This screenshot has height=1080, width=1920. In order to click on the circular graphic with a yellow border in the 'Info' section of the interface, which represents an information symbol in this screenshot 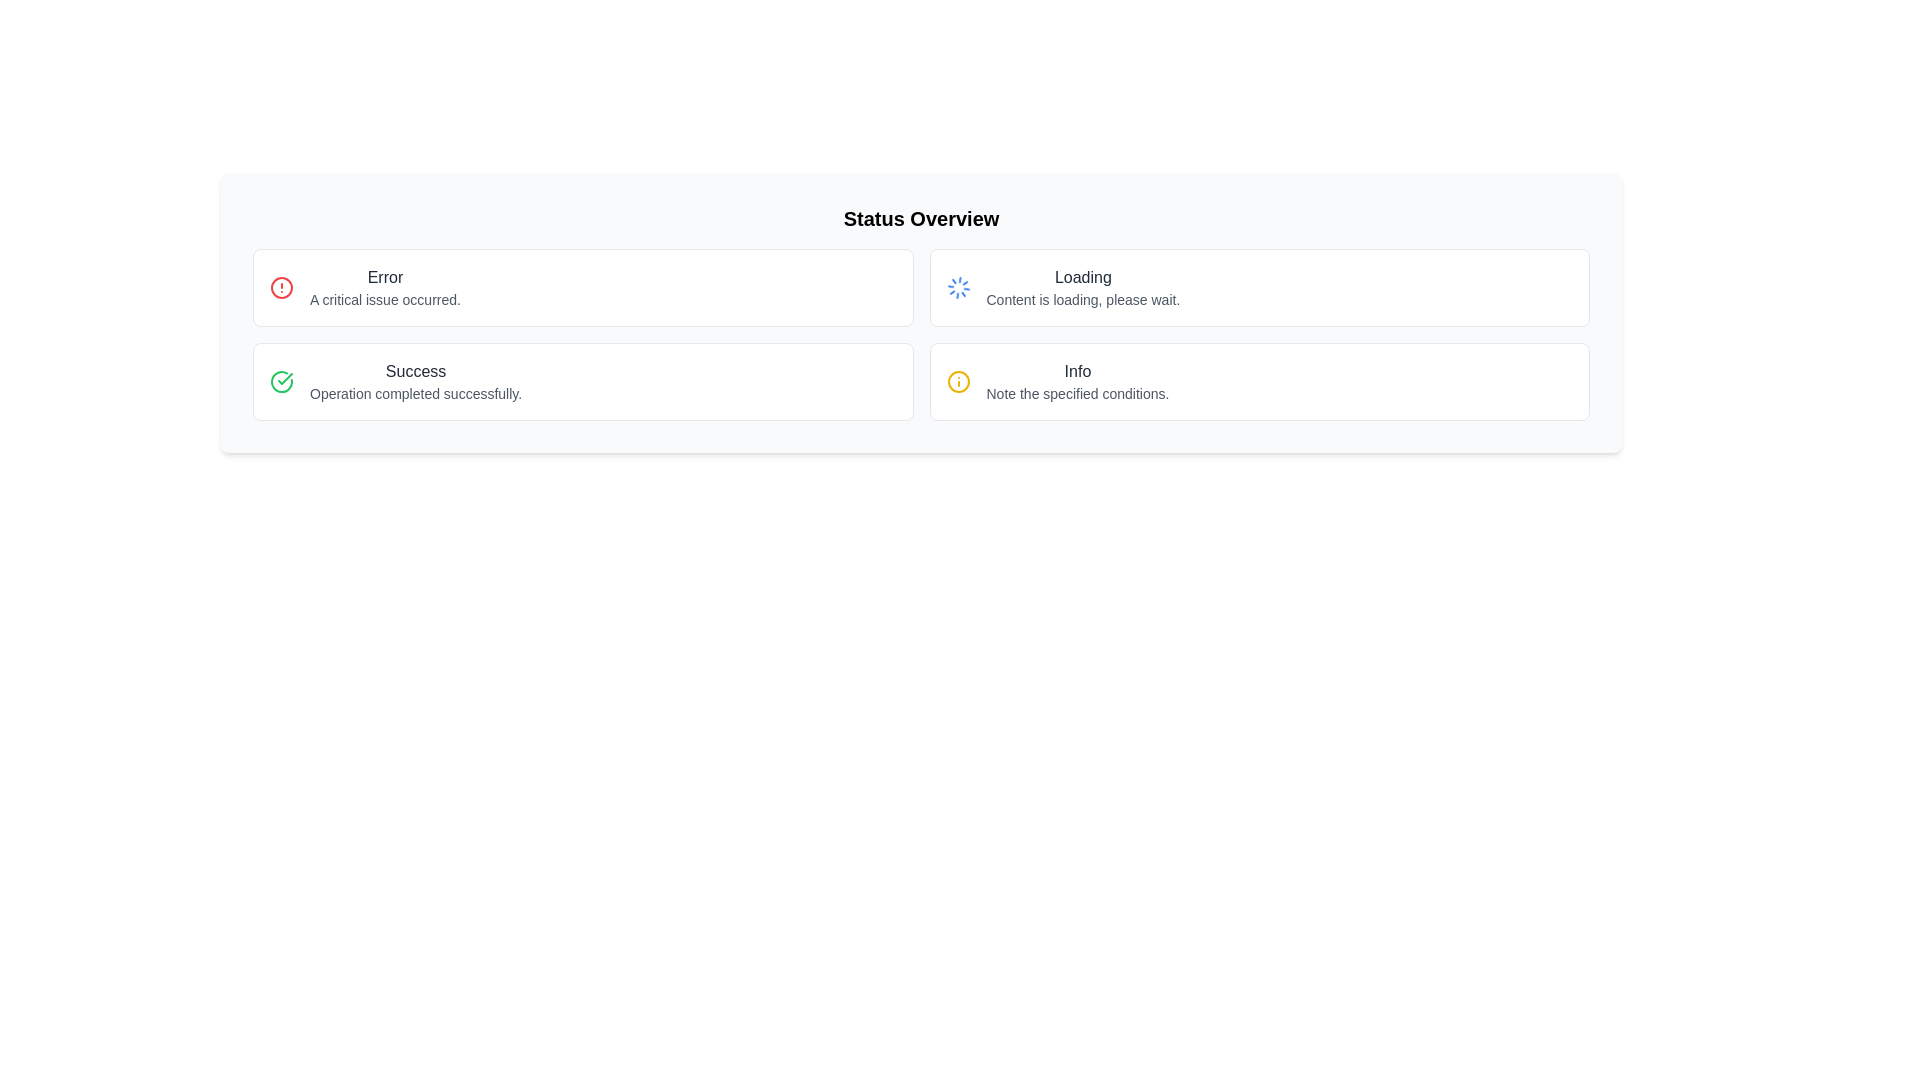, I will do `click(957, 381)`.